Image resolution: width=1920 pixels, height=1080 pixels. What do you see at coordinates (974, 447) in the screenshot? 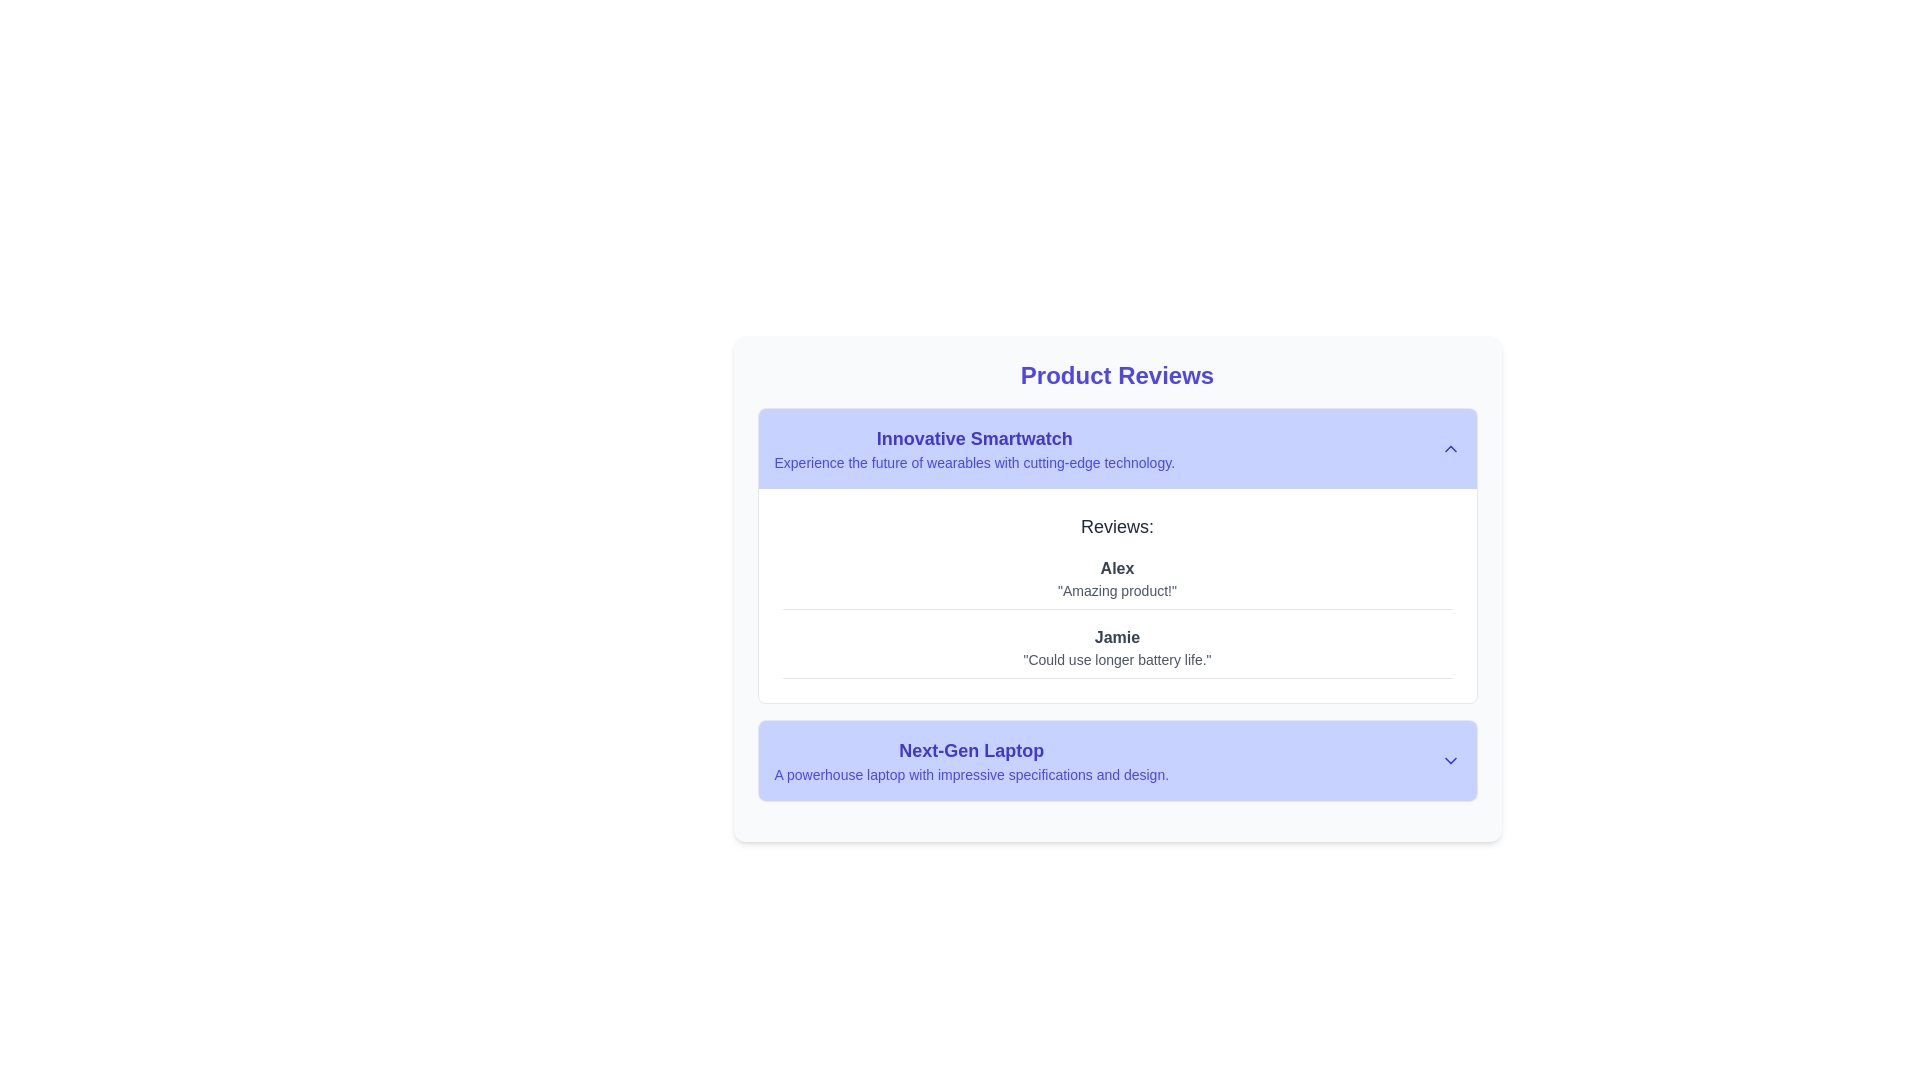
I see `text content of the Text Block titled 'Innovative Smartwatch', which is styled with bold indigo font and located at the top of the review section` at bounding box center [974, 447].